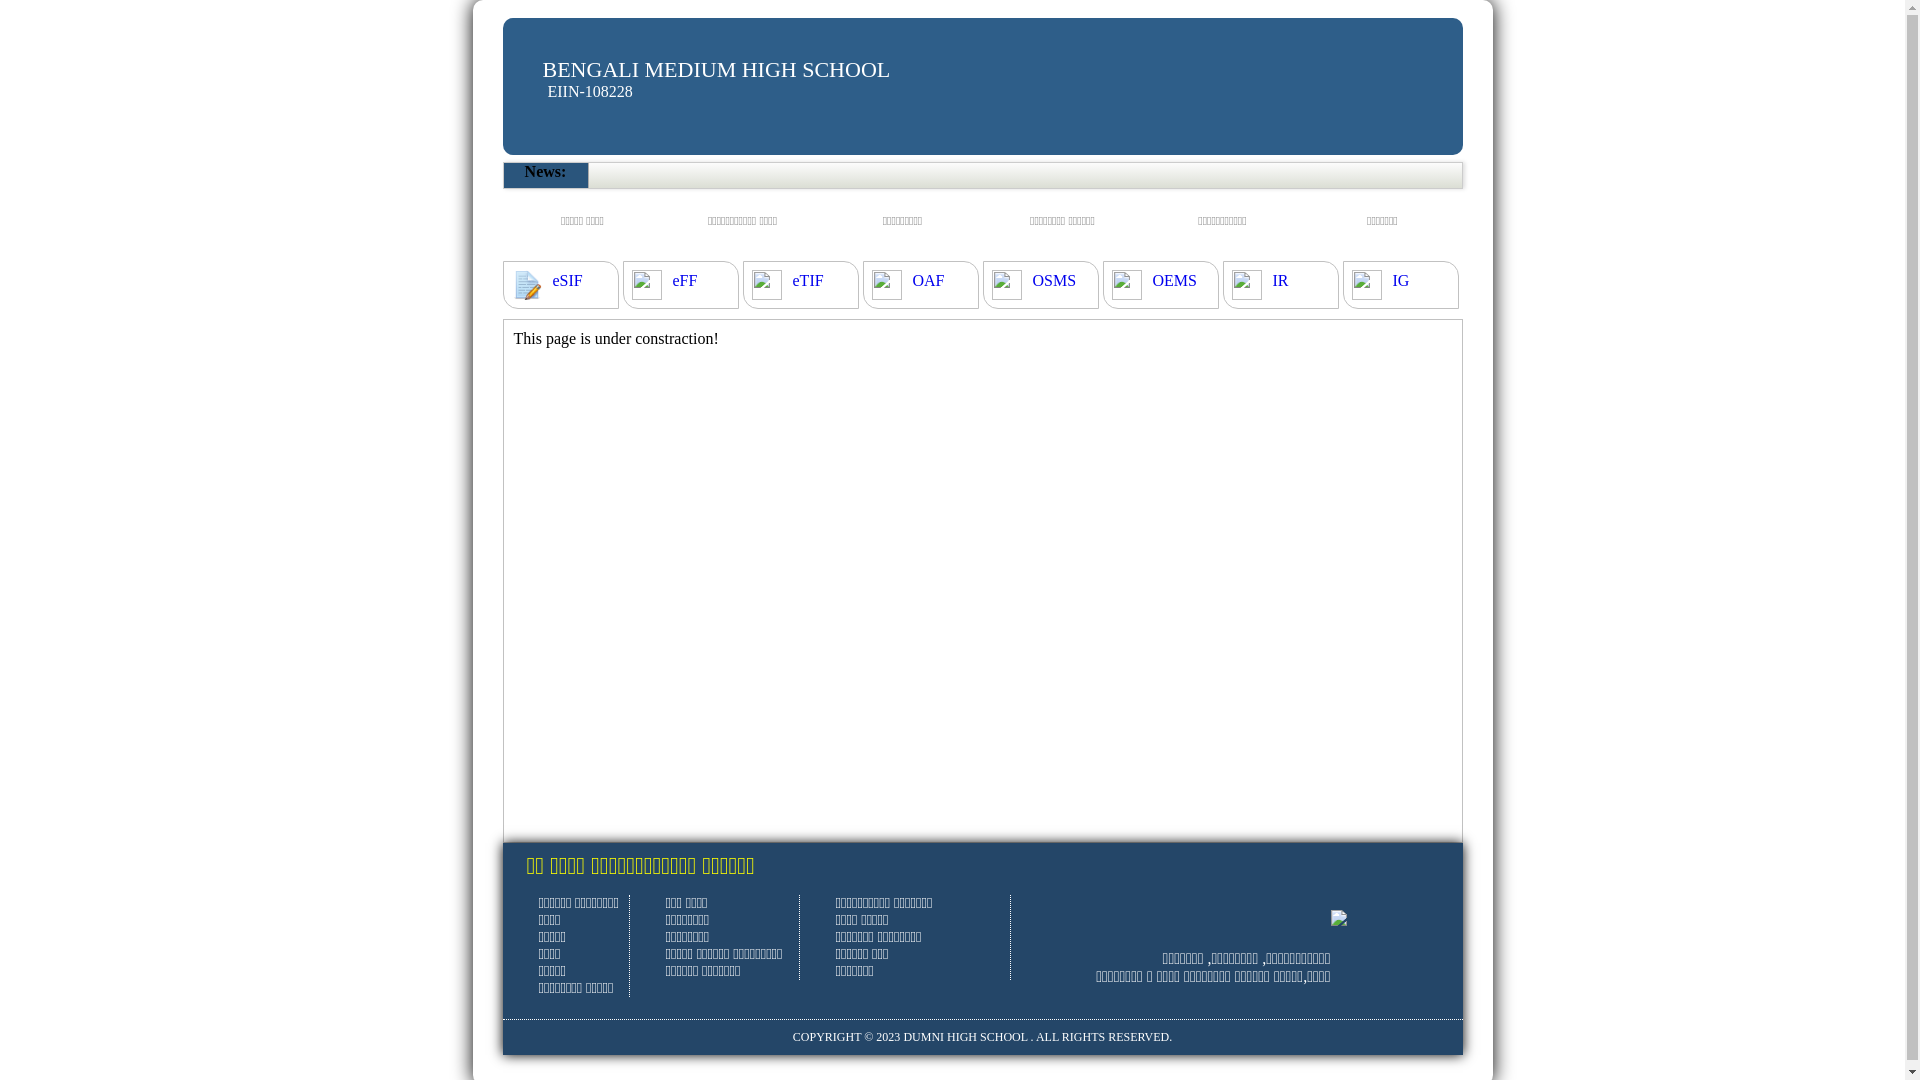 The width and height of the screenshot is (1920, 1080). I want to click on 'OEMS', so click(1174, 281).